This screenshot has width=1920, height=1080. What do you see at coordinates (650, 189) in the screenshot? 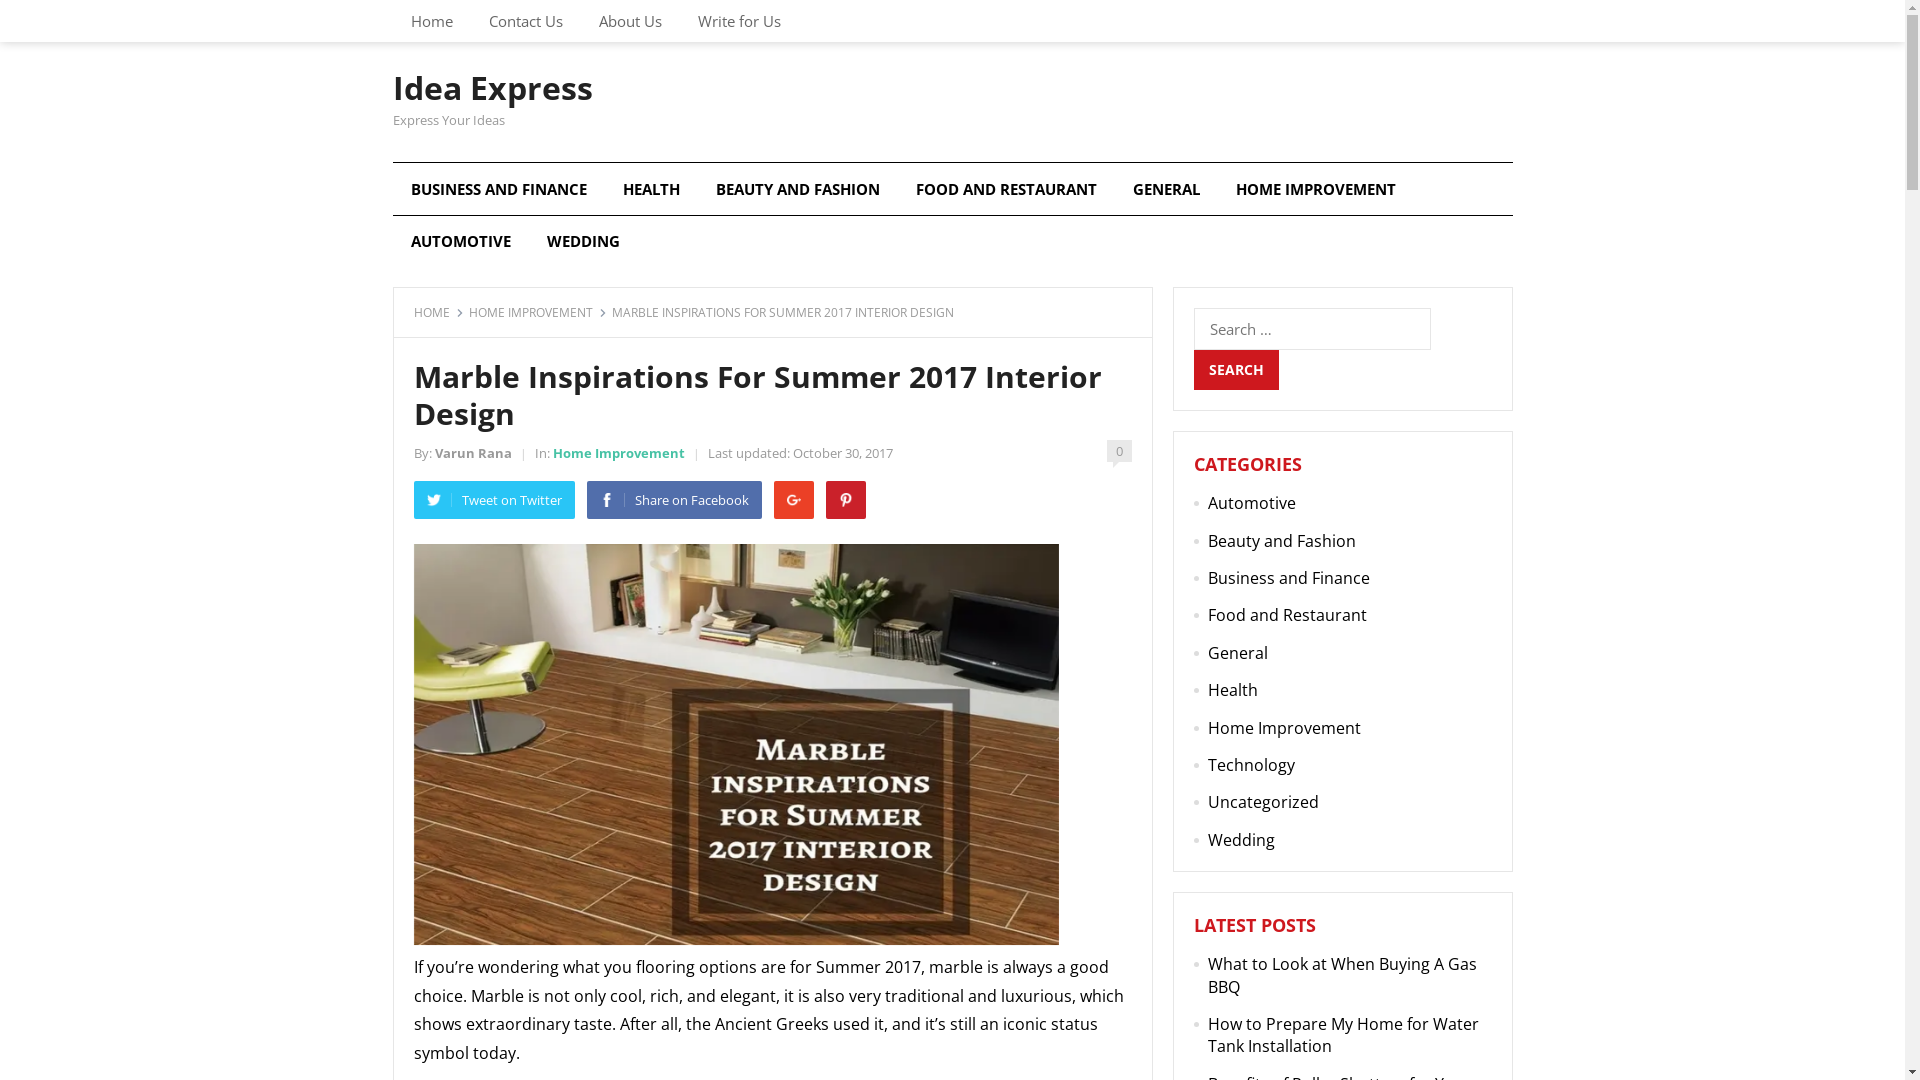
I see `'HEALTH'` at bounding box center [650, 189].